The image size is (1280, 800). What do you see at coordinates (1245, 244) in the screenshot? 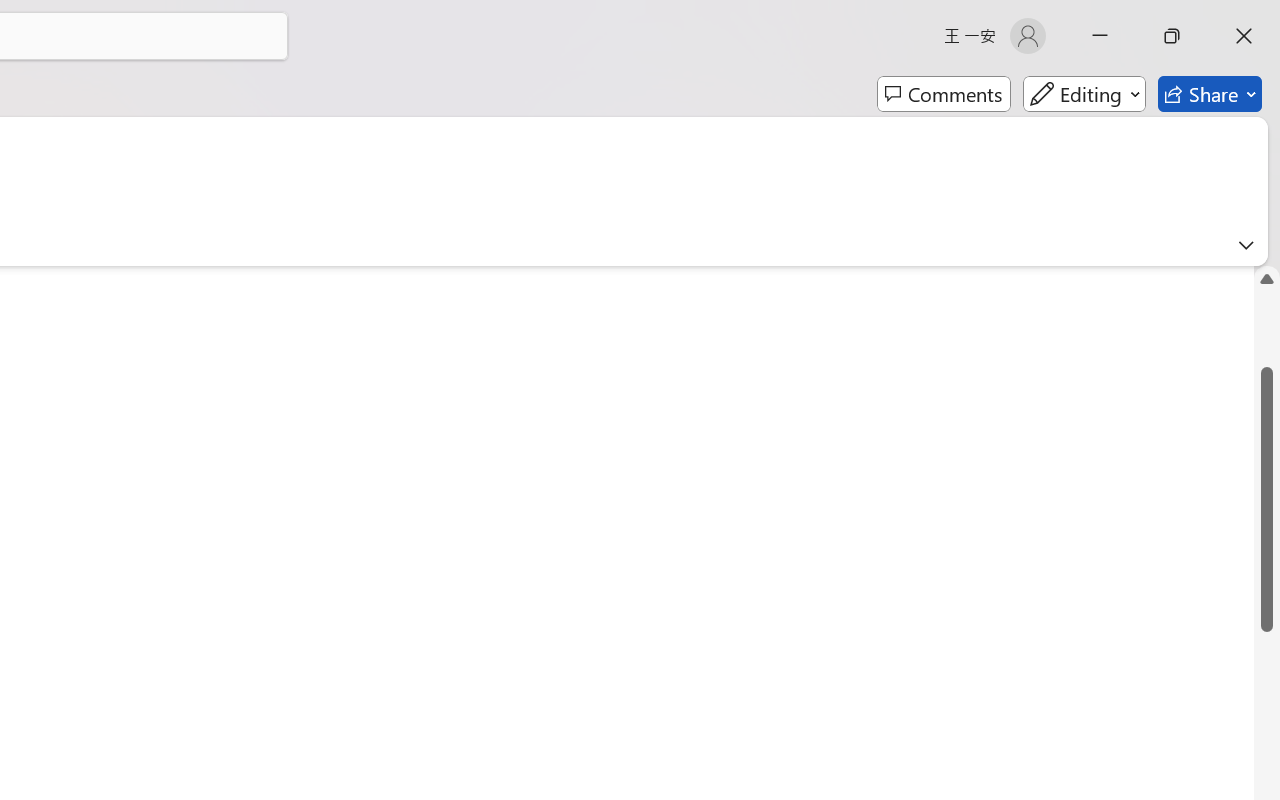
I see `'Ribbon Display Options'` at bounding box center [1245, 244].